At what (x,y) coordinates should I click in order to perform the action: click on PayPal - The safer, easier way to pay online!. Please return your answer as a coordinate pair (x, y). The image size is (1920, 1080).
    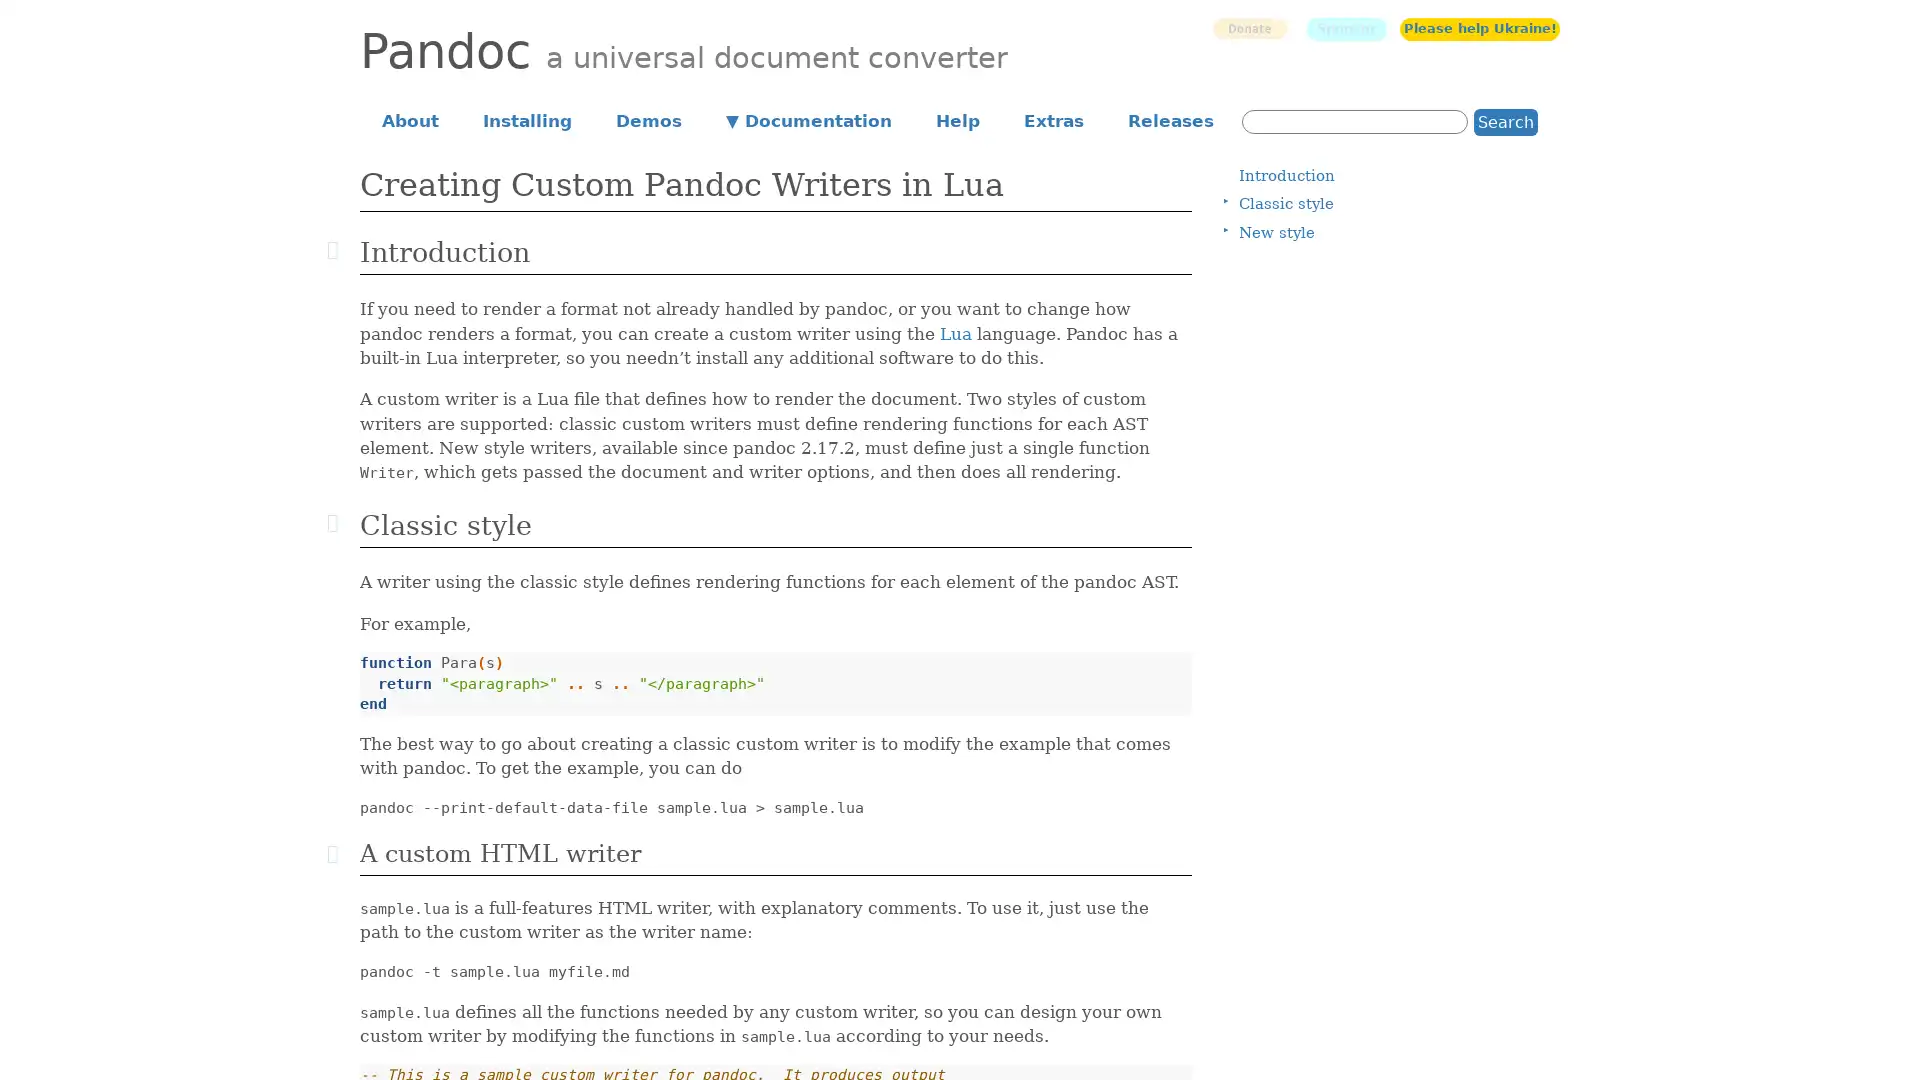
    Looking at the image, I should click on (1248, 28).